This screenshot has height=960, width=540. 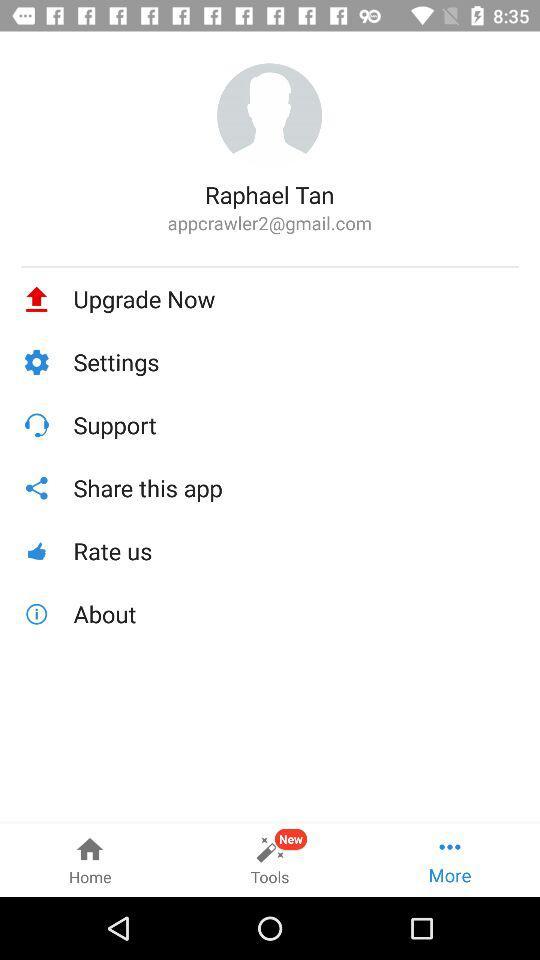 What do you see at coordinates (295, 298) in the screenshot?
I see `item above the settings item` at bounding box center [295, 298].